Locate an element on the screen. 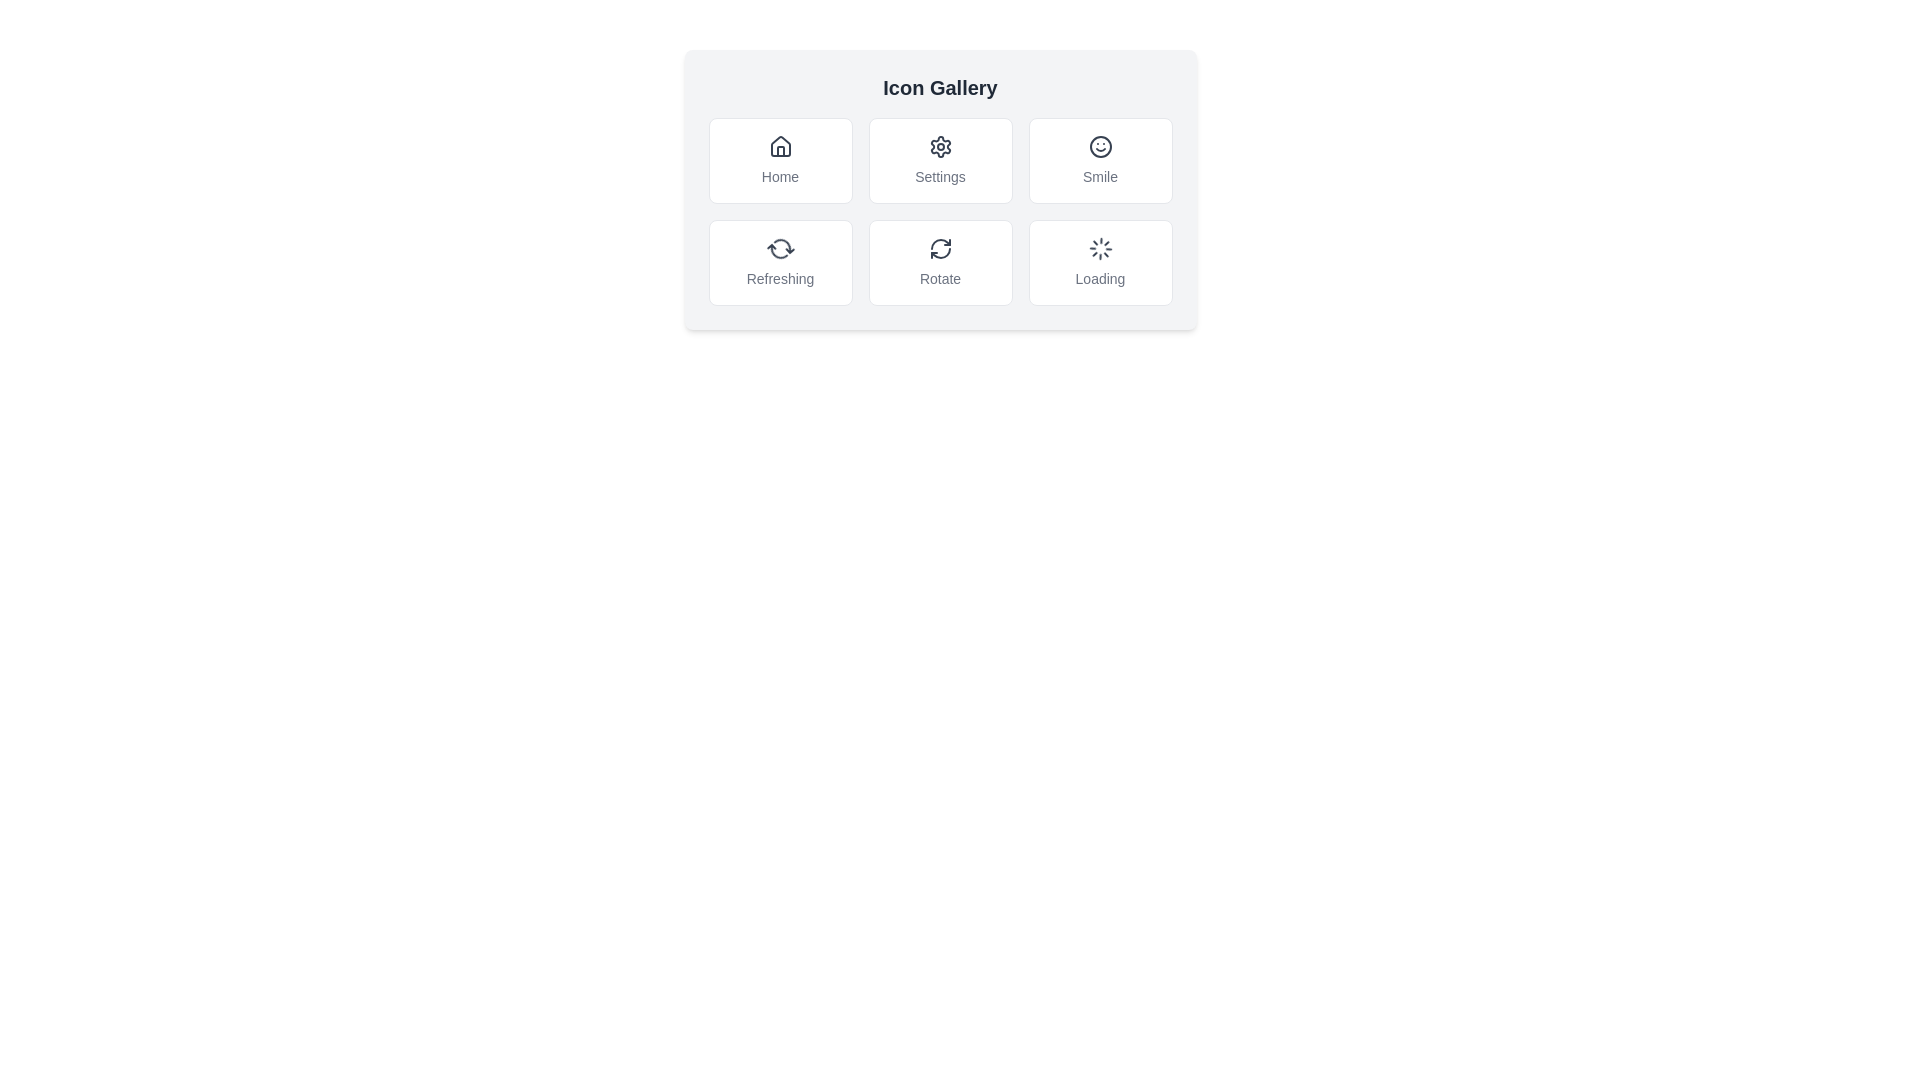 Image resolution: width=1920 pixels, height=1080 pixels. the 'rotate' icon located in the center-left of the 'Rotate' button in the 'Icon Gallery' is located at coordinates (939, 248).